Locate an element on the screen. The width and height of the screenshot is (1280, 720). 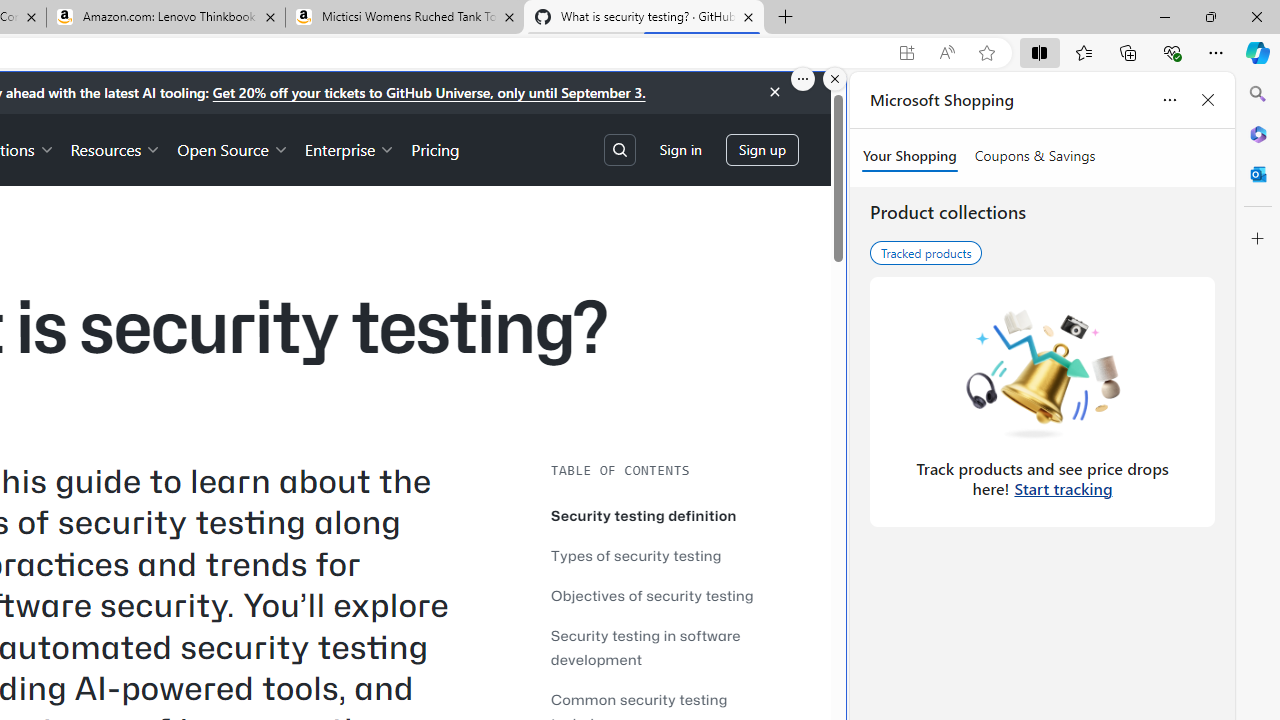
'Security testing in software development' is located at coordinates (670, 647).